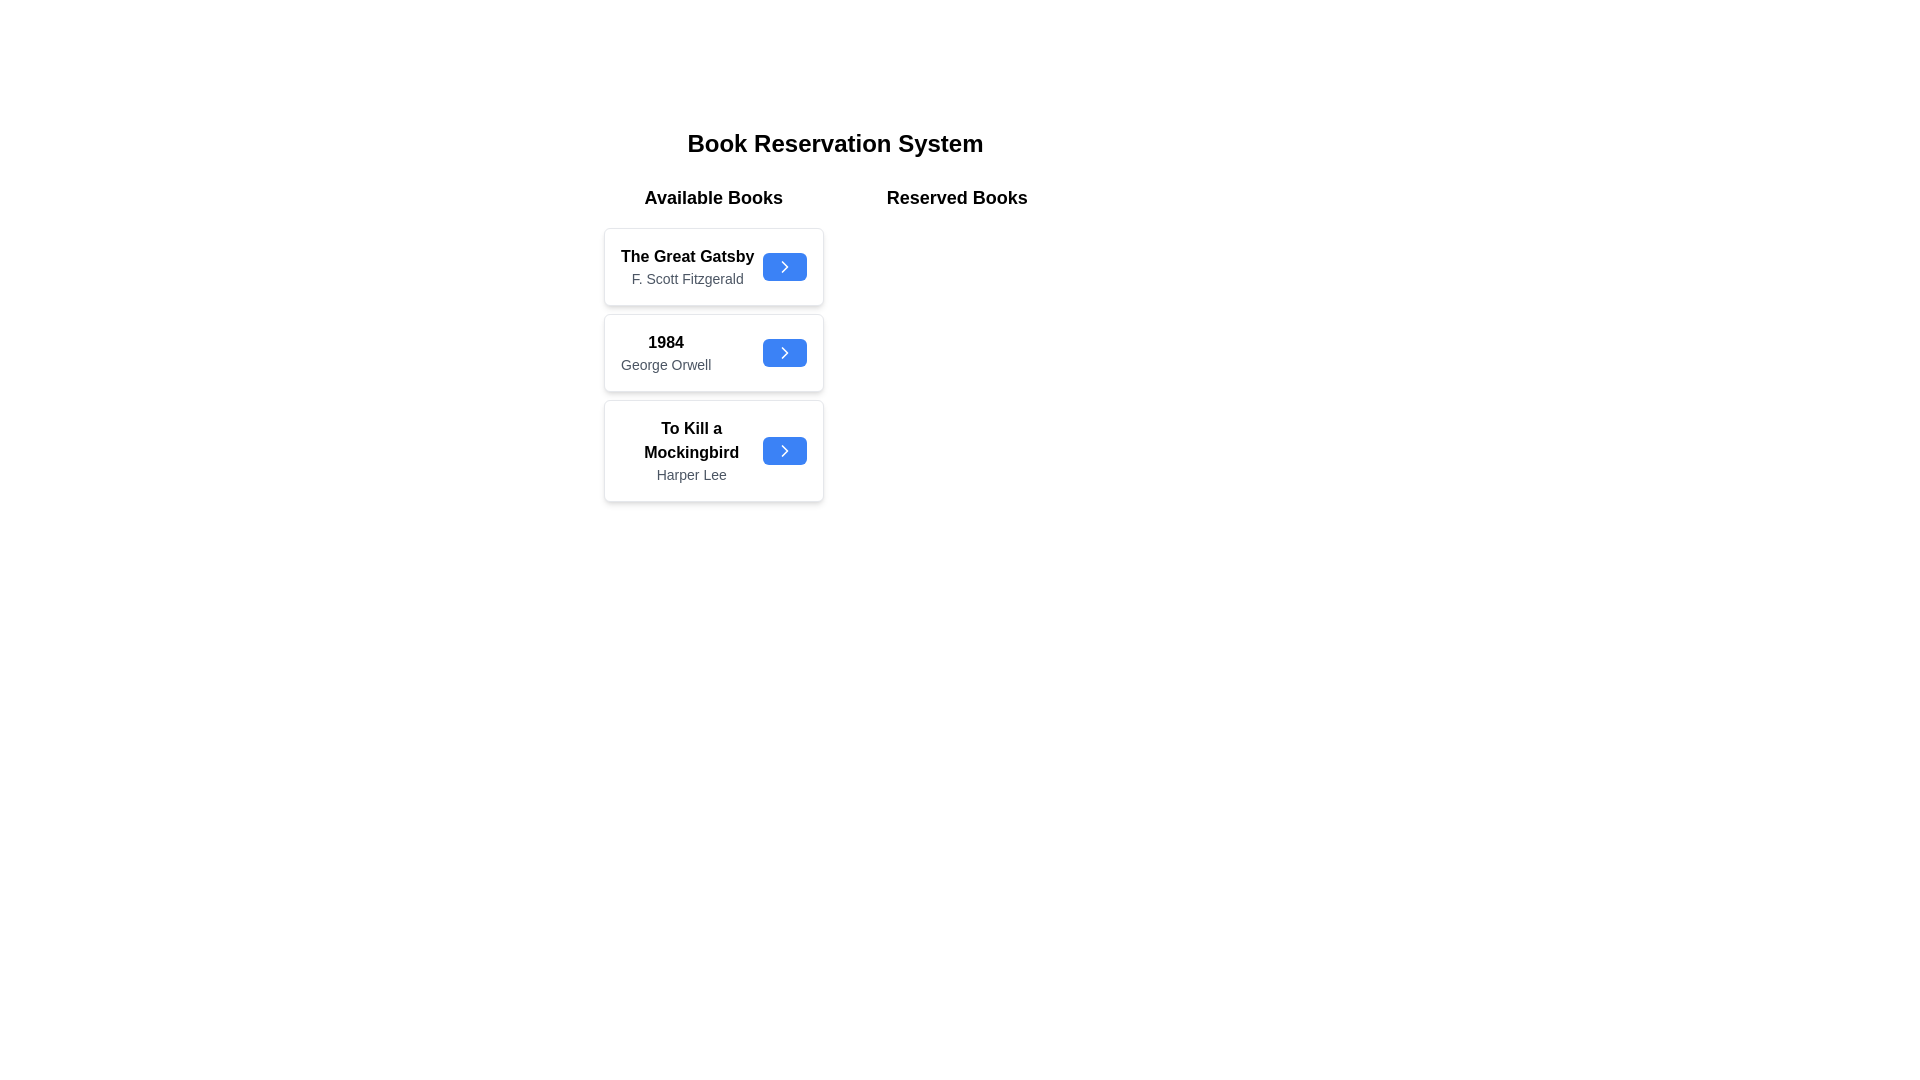 The image size is (1920, 1080). What do you see at coordinates (783, 352) in the screenshot?
I see `the chevron icon embedded in the button on the right side of the '1984' book entry` at bounding box center [783, 352].